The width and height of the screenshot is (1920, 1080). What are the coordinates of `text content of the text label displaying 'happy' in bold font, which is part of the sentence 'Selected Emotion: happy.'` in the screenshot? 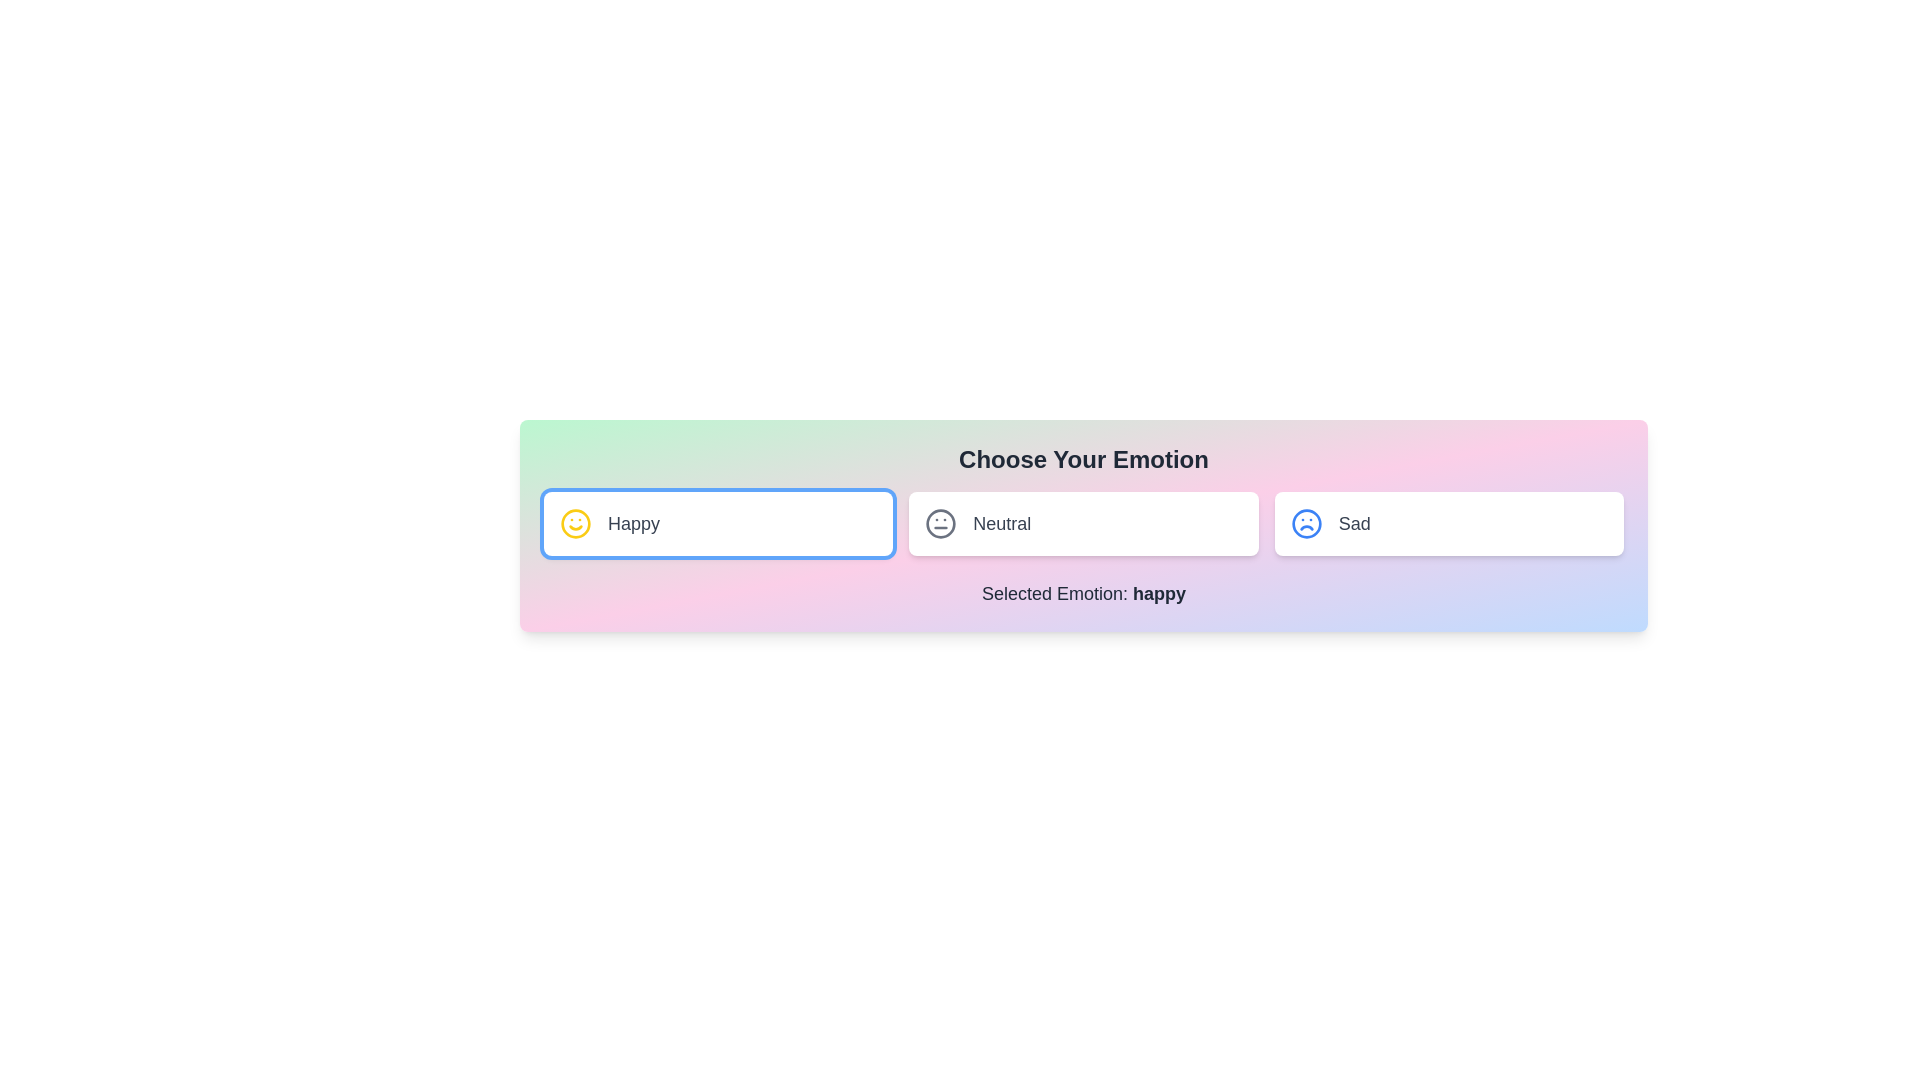 It's located at (1159, 593).